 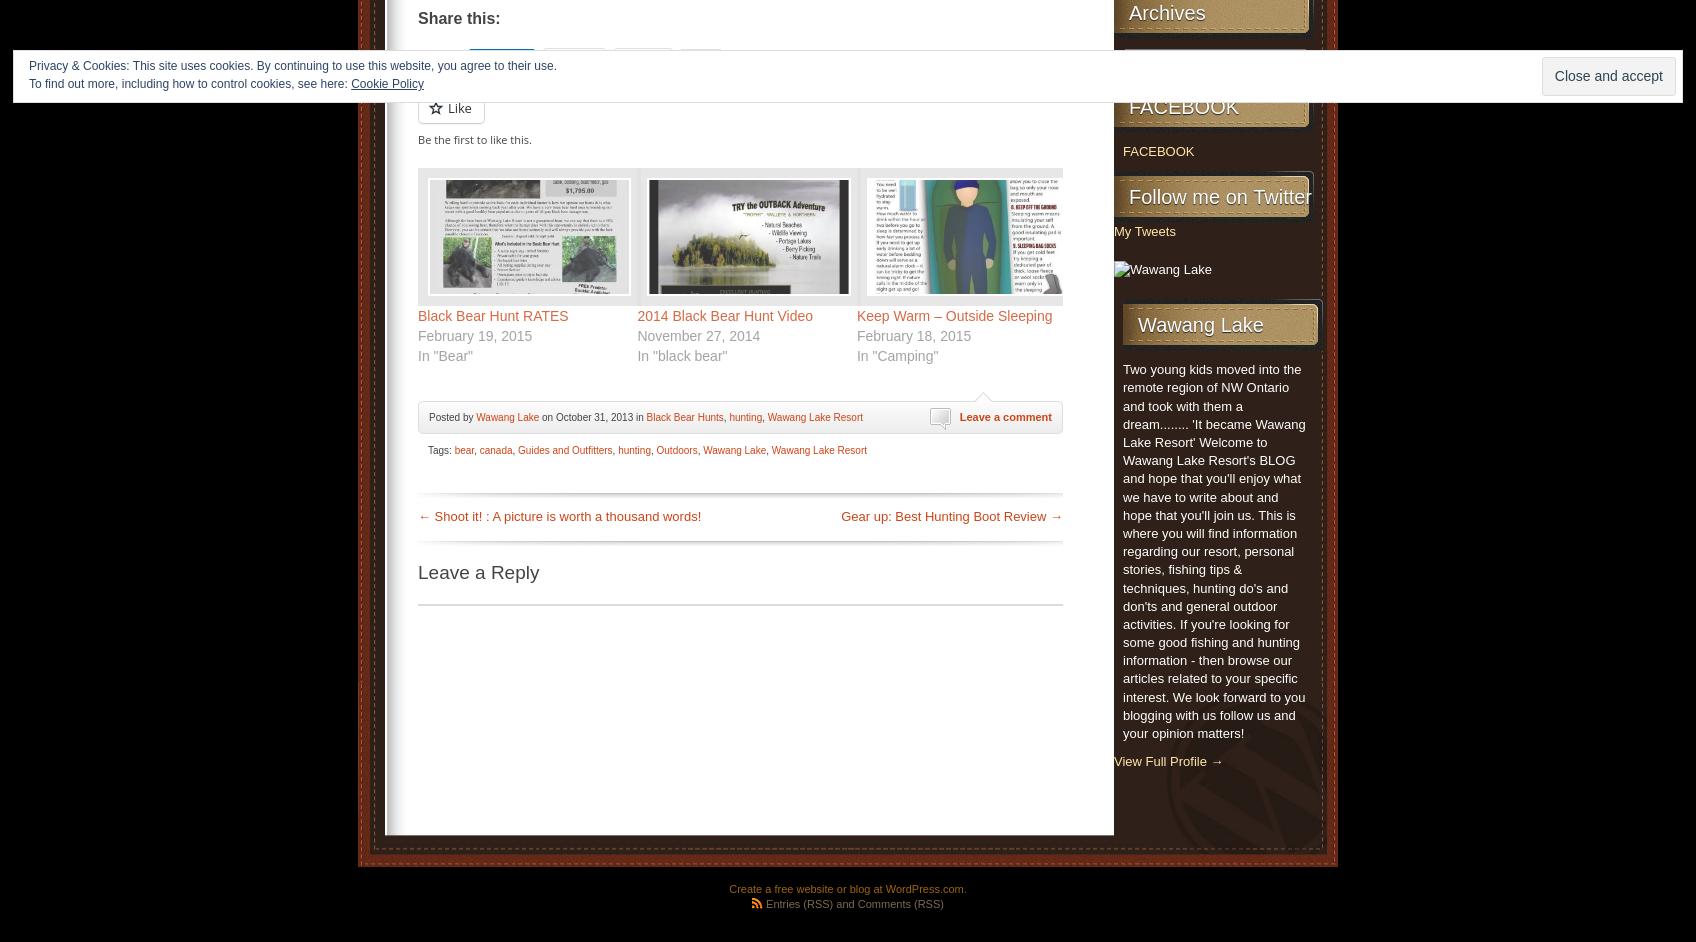 What do you see at coordinates (464, 448) in the screenshot?
I see `'bear'` at bounding box center [464, 448].